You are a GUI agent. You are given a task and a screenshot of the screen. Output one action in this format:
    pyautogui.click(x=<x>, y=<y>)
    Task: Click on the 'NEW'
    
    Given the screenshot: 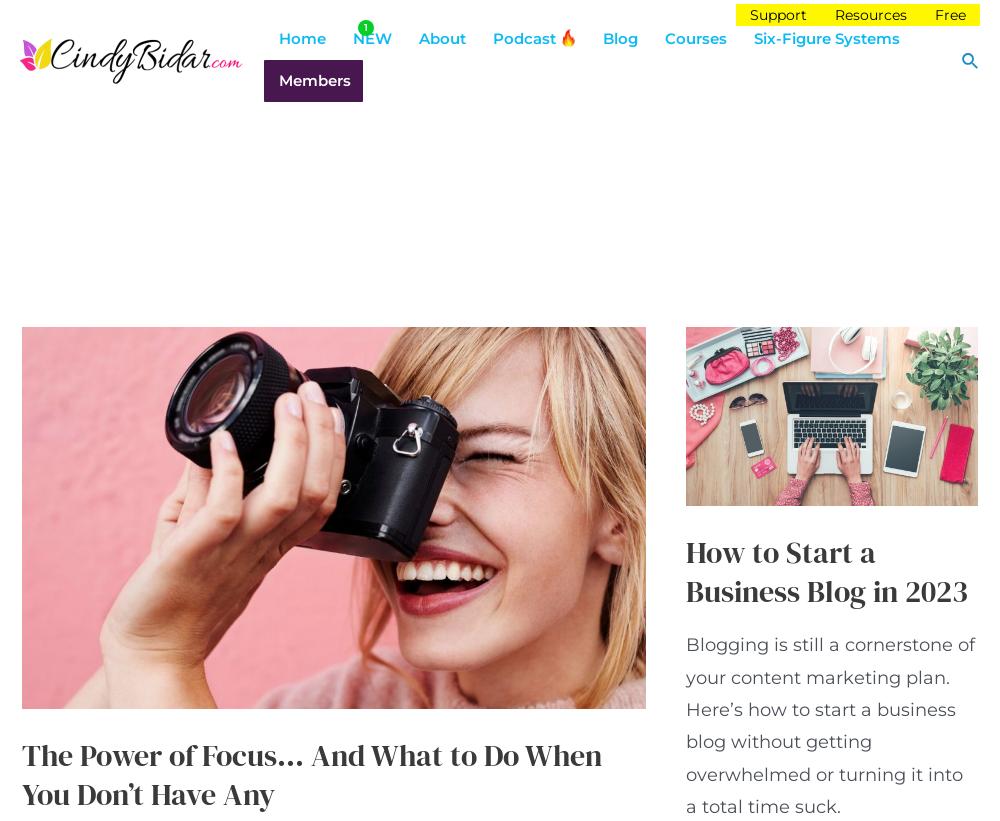 What is the action you would take?
    pyautogui.click(x=371, y=37)
    